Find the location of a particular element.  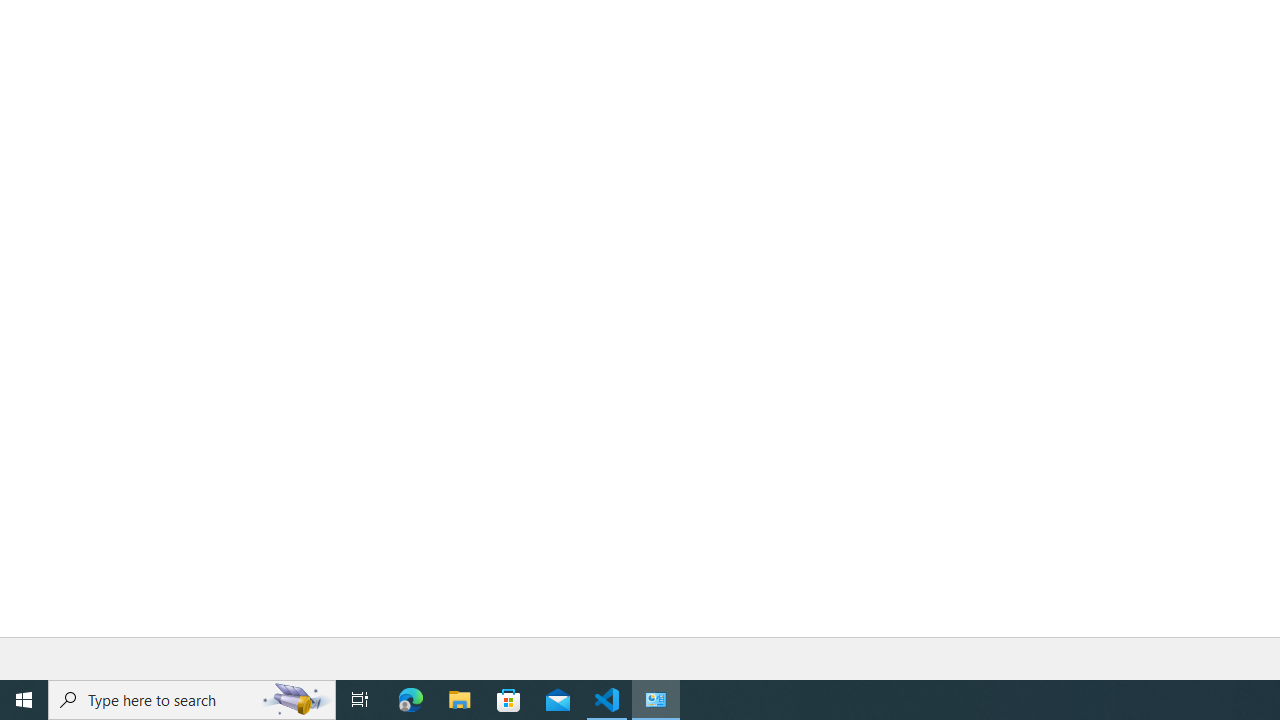

'Search highlights icon opens search home window' is located at coordinates (294, 698).